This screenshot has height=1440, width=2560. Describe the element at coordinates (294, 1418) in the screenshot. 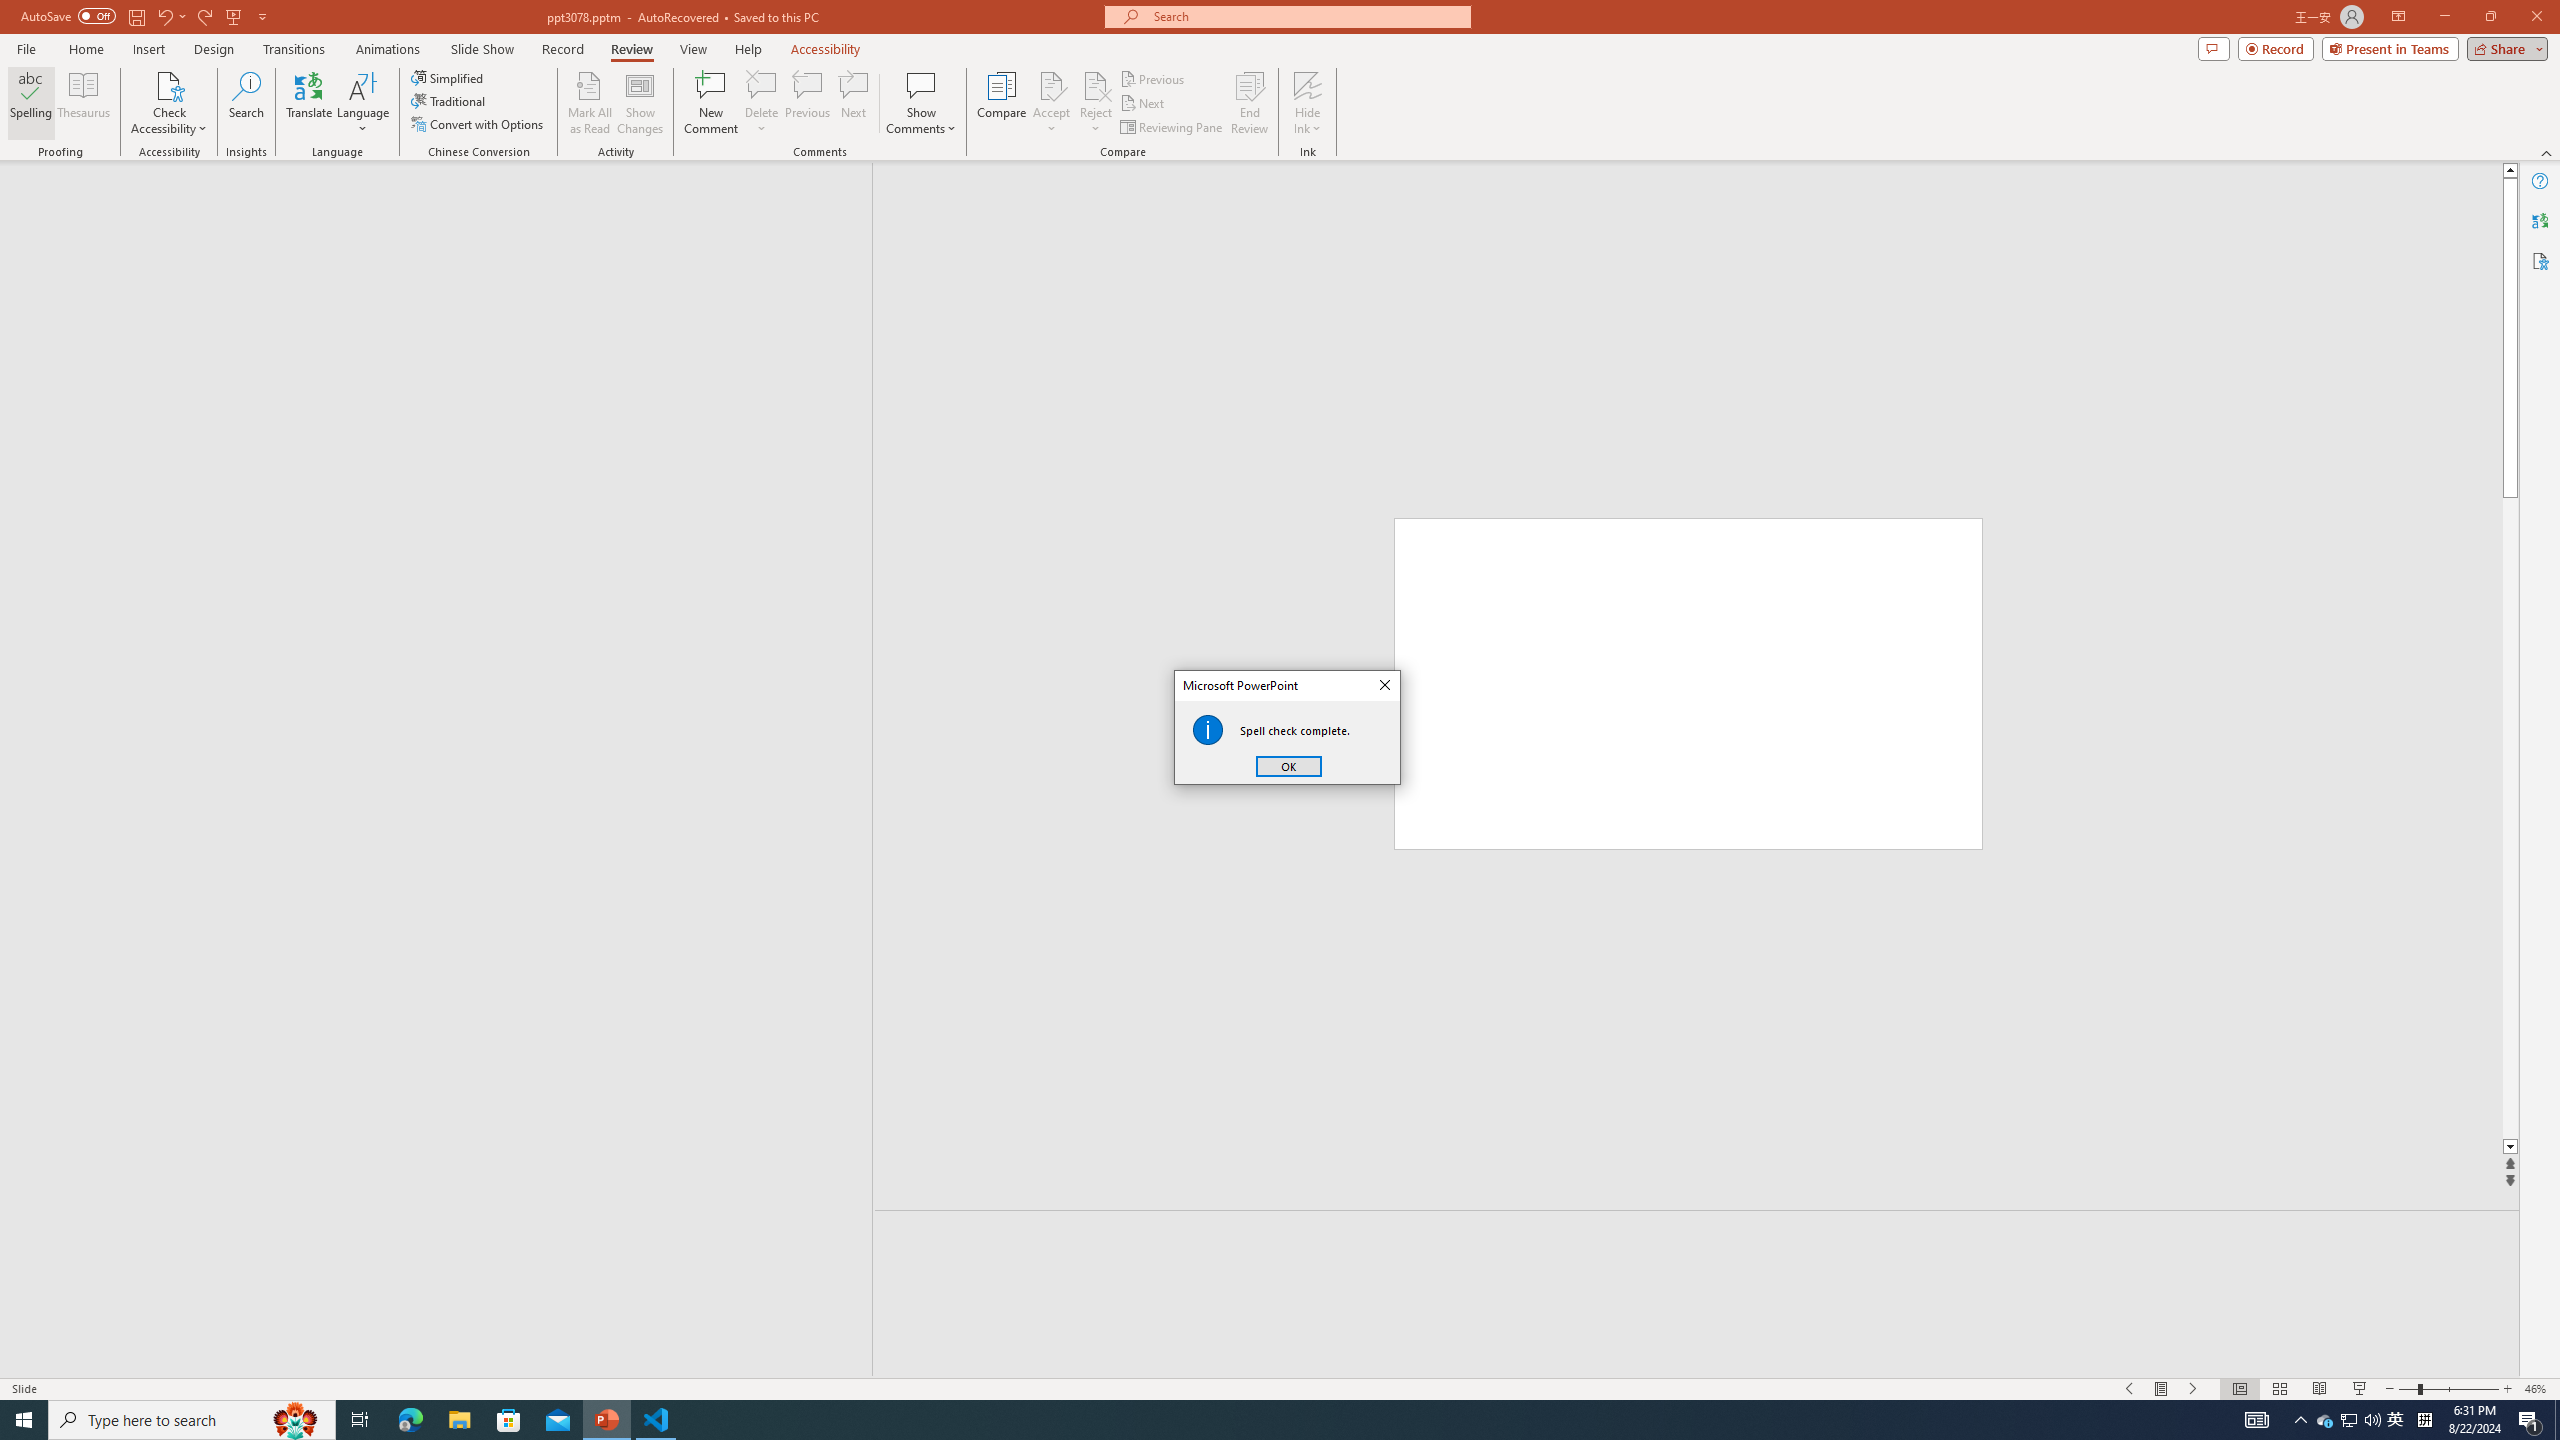

I see `'Search highlights icon opens search home window'` at that location.